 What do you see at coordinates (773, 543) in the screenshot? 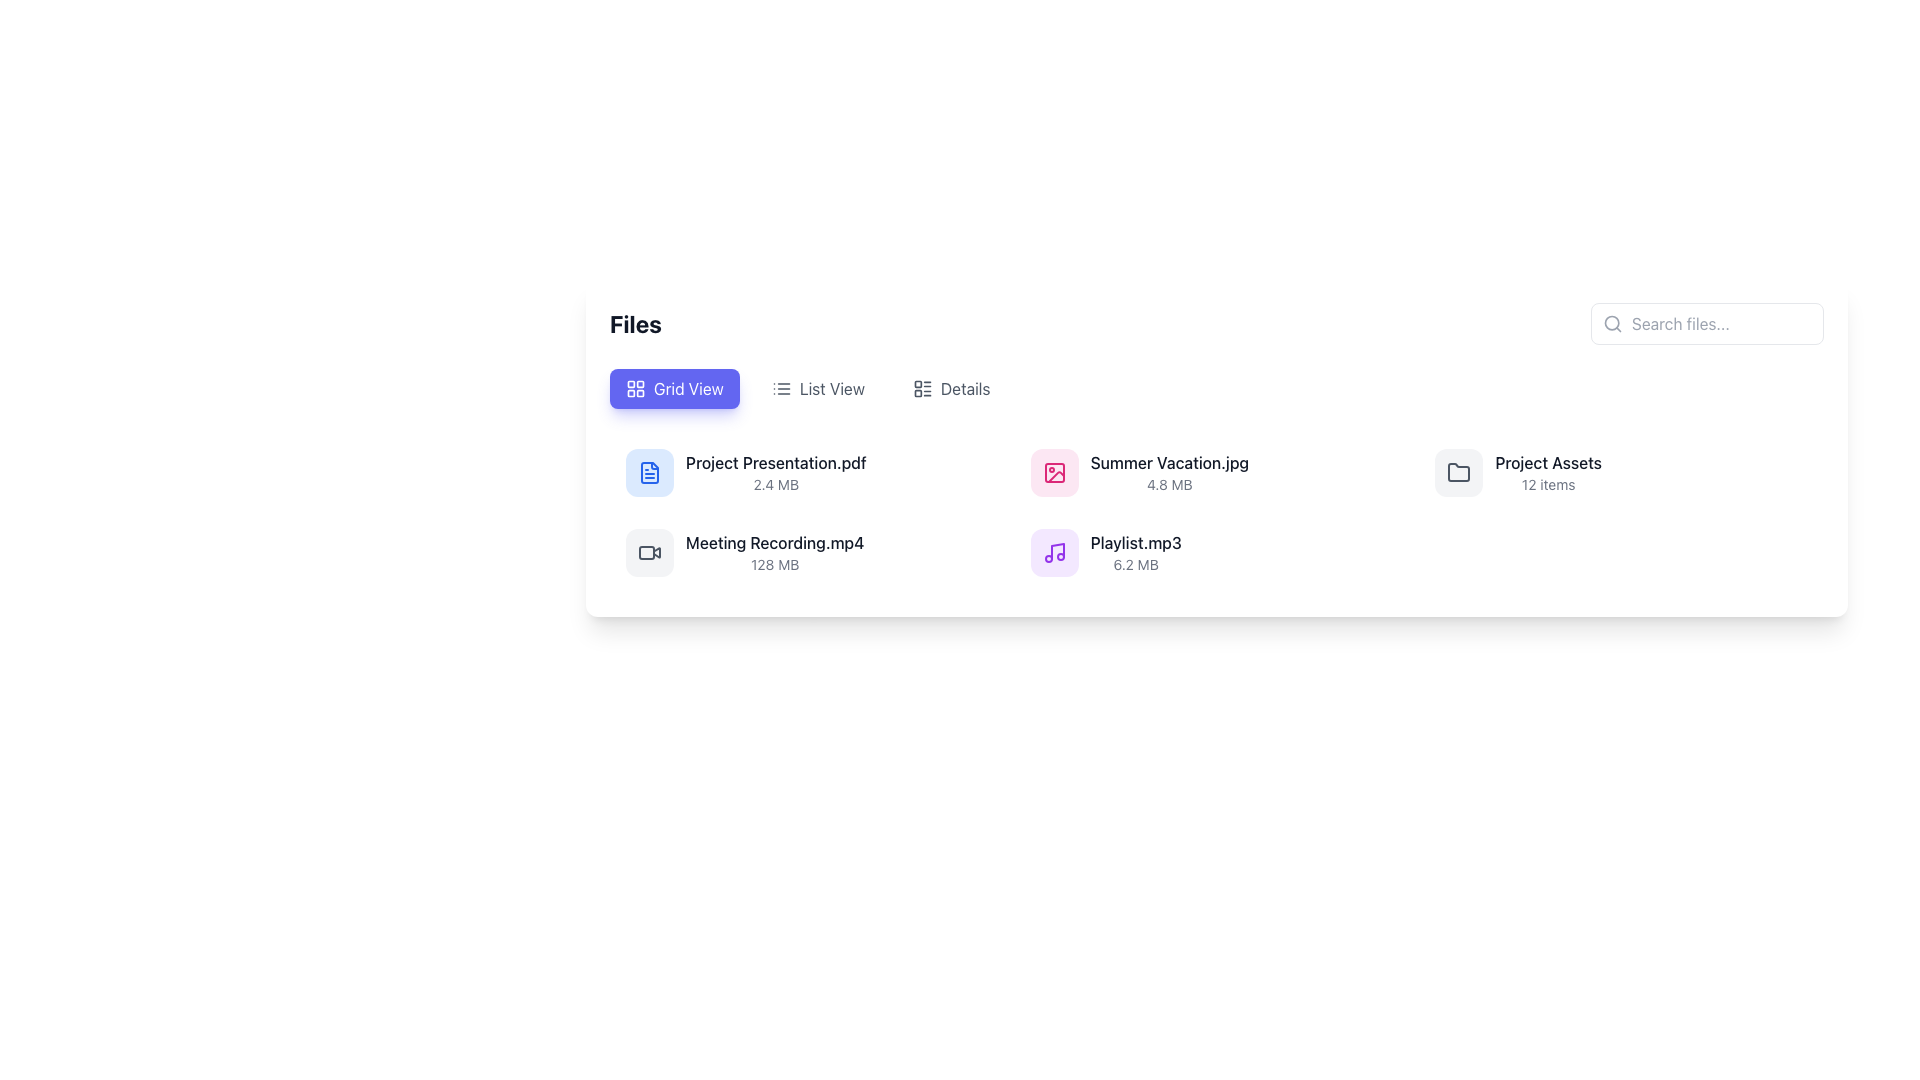
I see `the text label displaying 'Meeting Recording.mp4'` at bounding box center [773, 543].